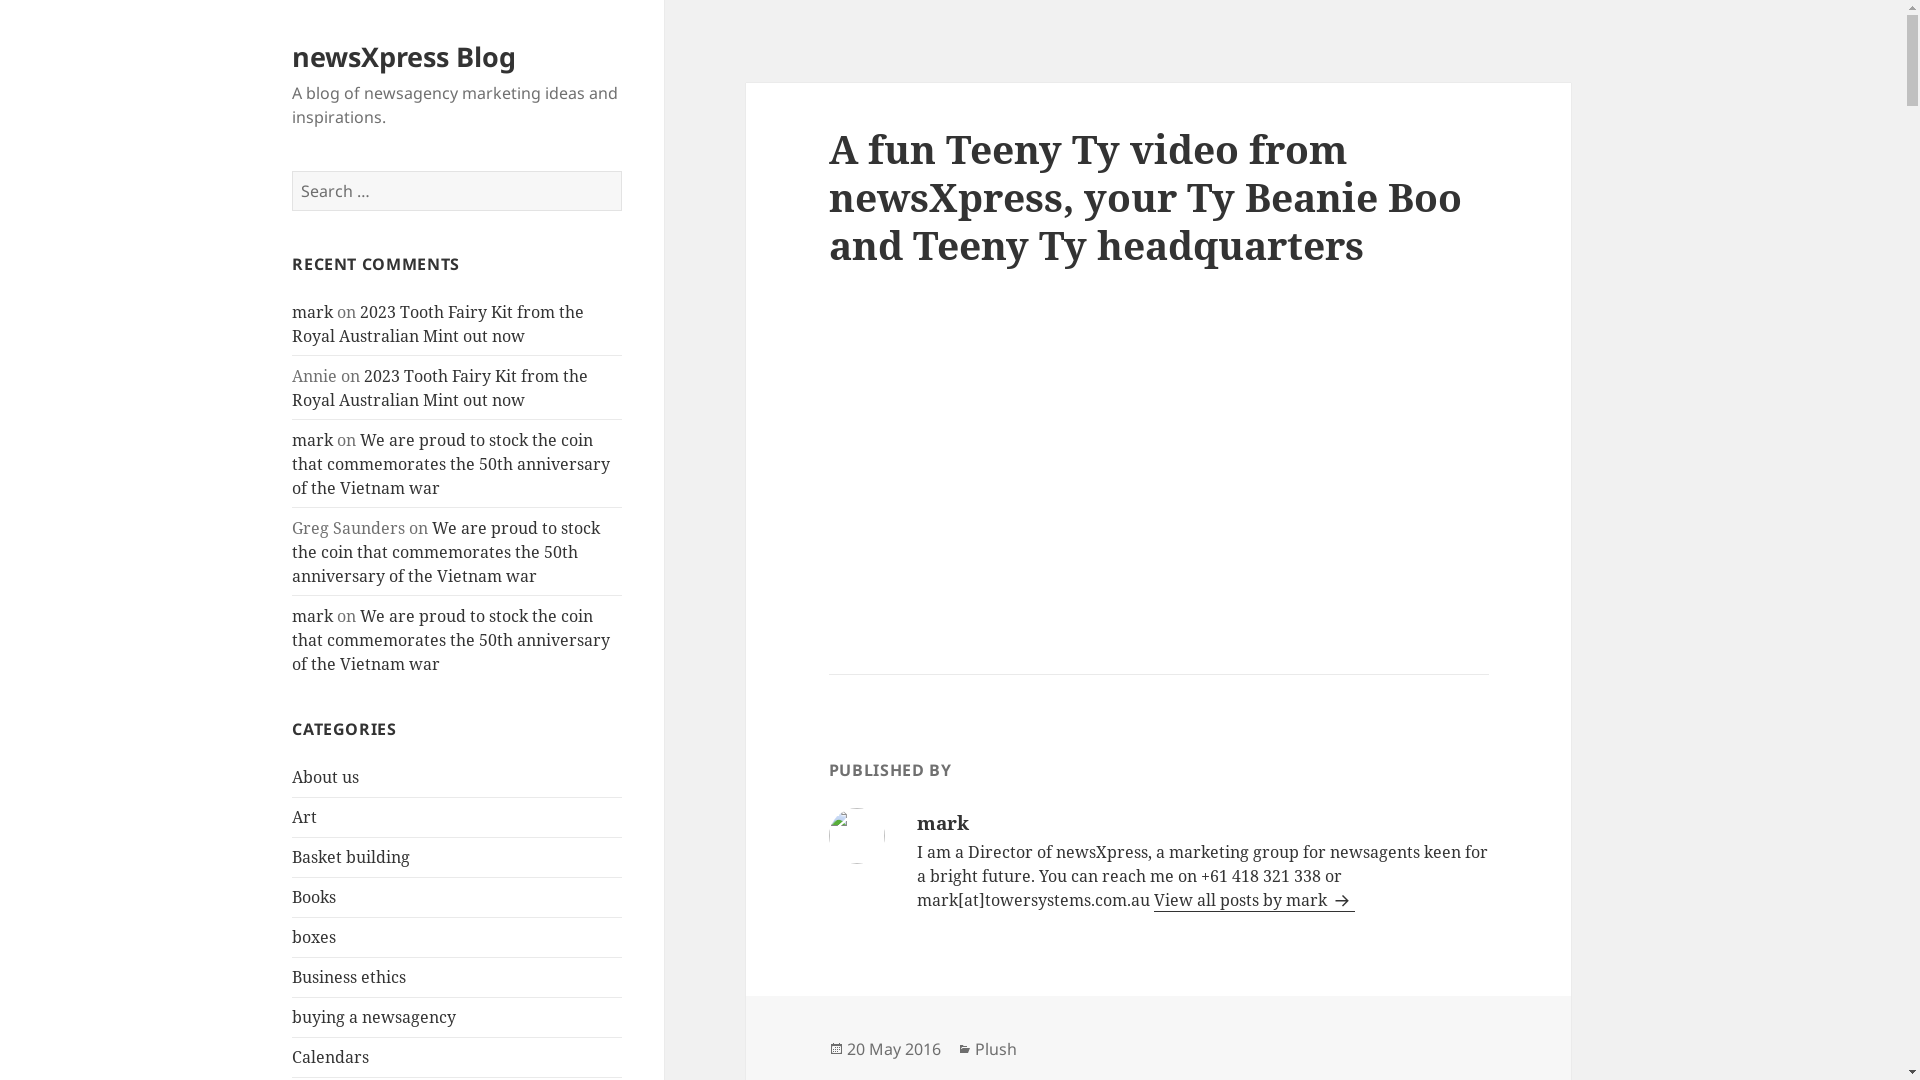 This screenshot has height=1080, width=1920. What do you see at coordinates (402, 55) in the screenshot?
I see `'newsXpress Blog'` at bounding box center [402, 55].